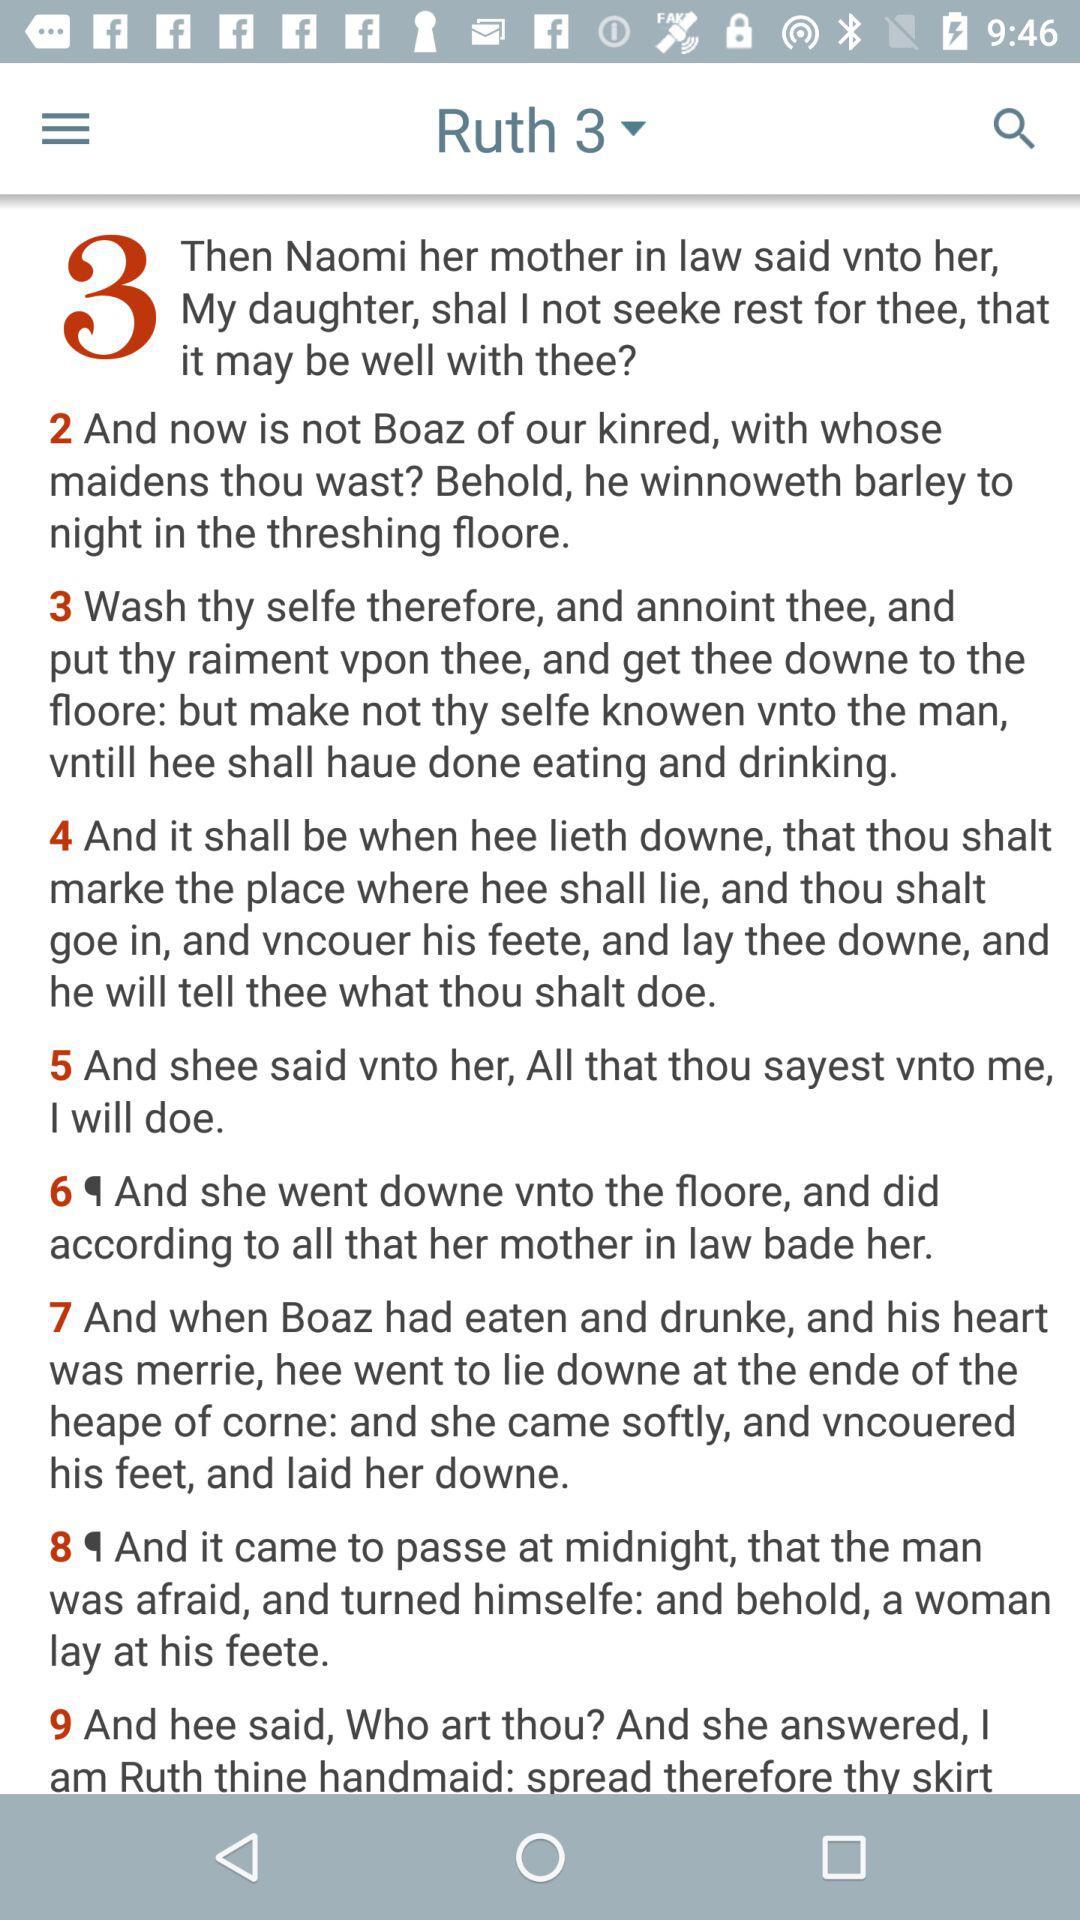 The height and width of the screenshot is (1920, 1080). I want to click on icon above the 3 wash thy item, so click(551, 481).